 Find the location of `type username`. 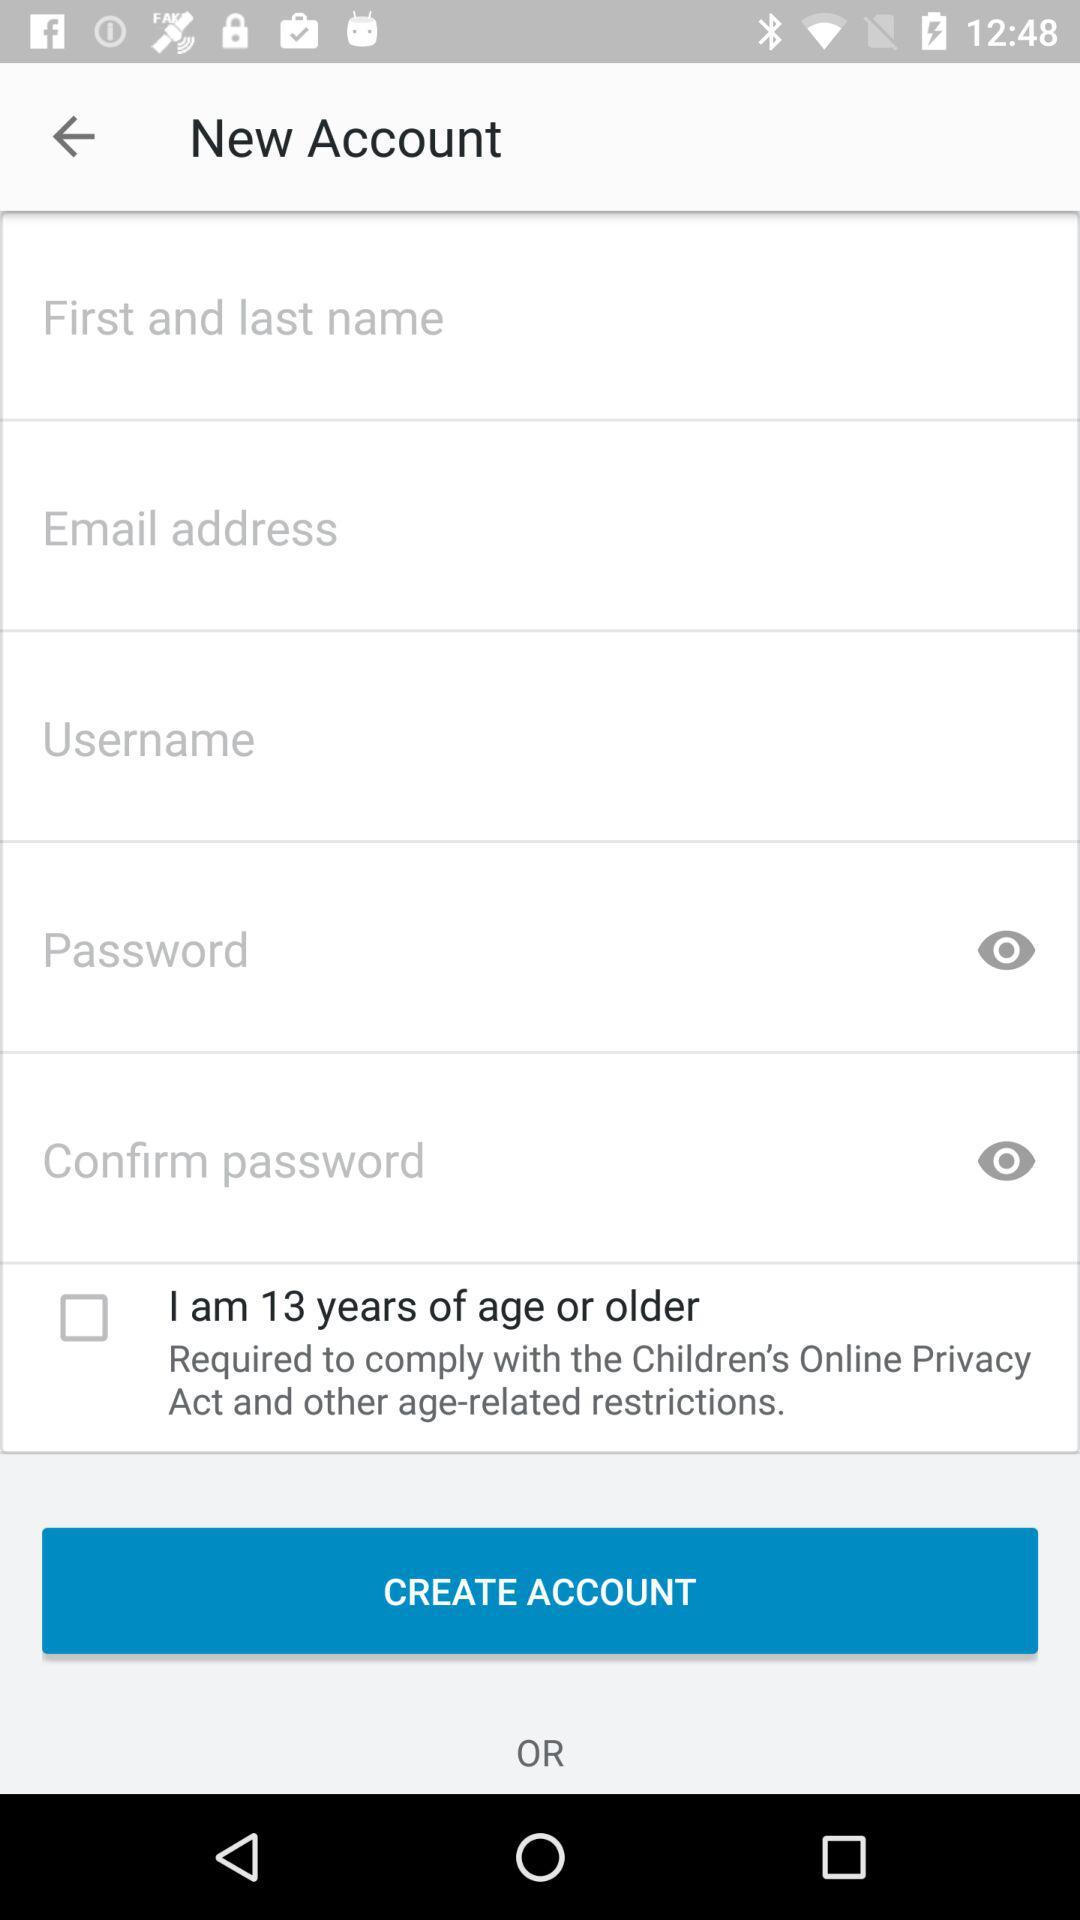

type username is located at coordinates (540, 730).